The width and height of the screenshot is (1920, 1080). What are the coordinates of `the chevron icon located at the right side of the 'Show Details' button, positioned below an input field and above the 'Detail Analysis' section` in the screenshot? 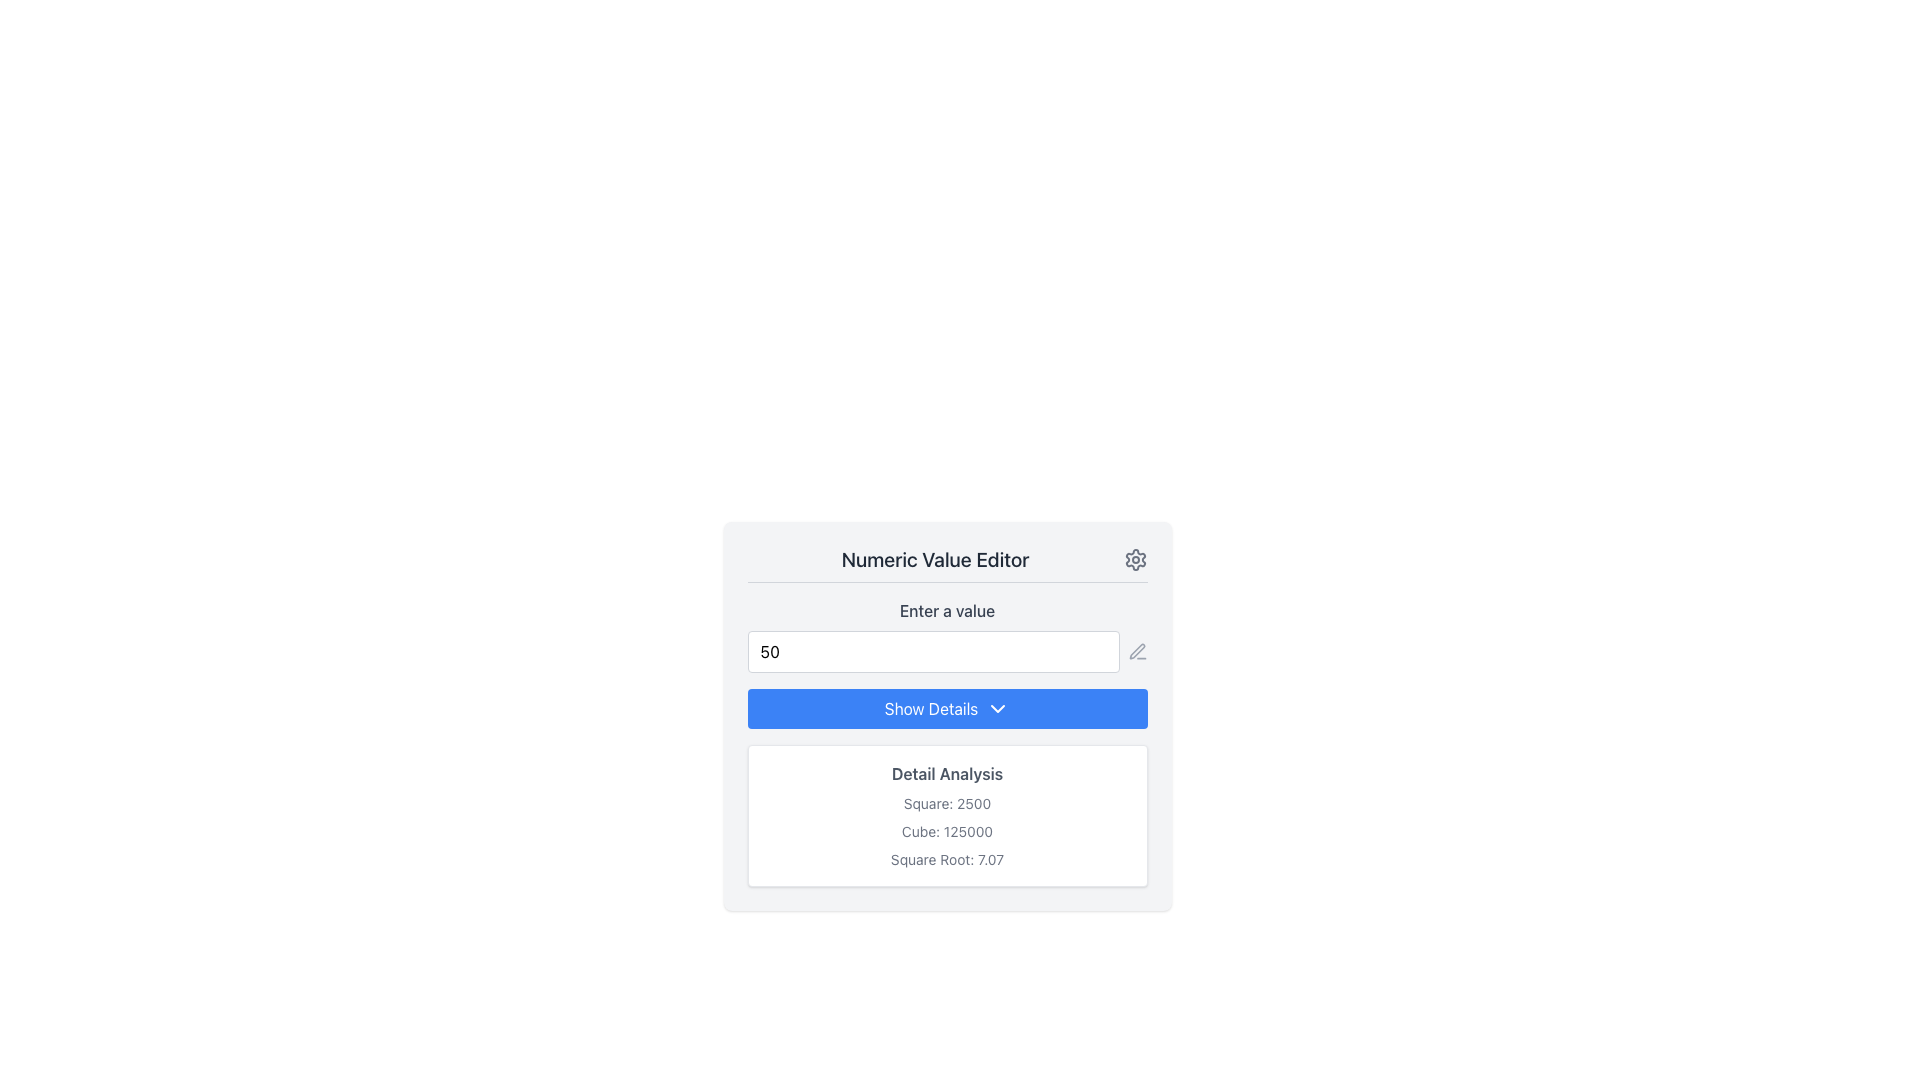 It's located at (998, 708).